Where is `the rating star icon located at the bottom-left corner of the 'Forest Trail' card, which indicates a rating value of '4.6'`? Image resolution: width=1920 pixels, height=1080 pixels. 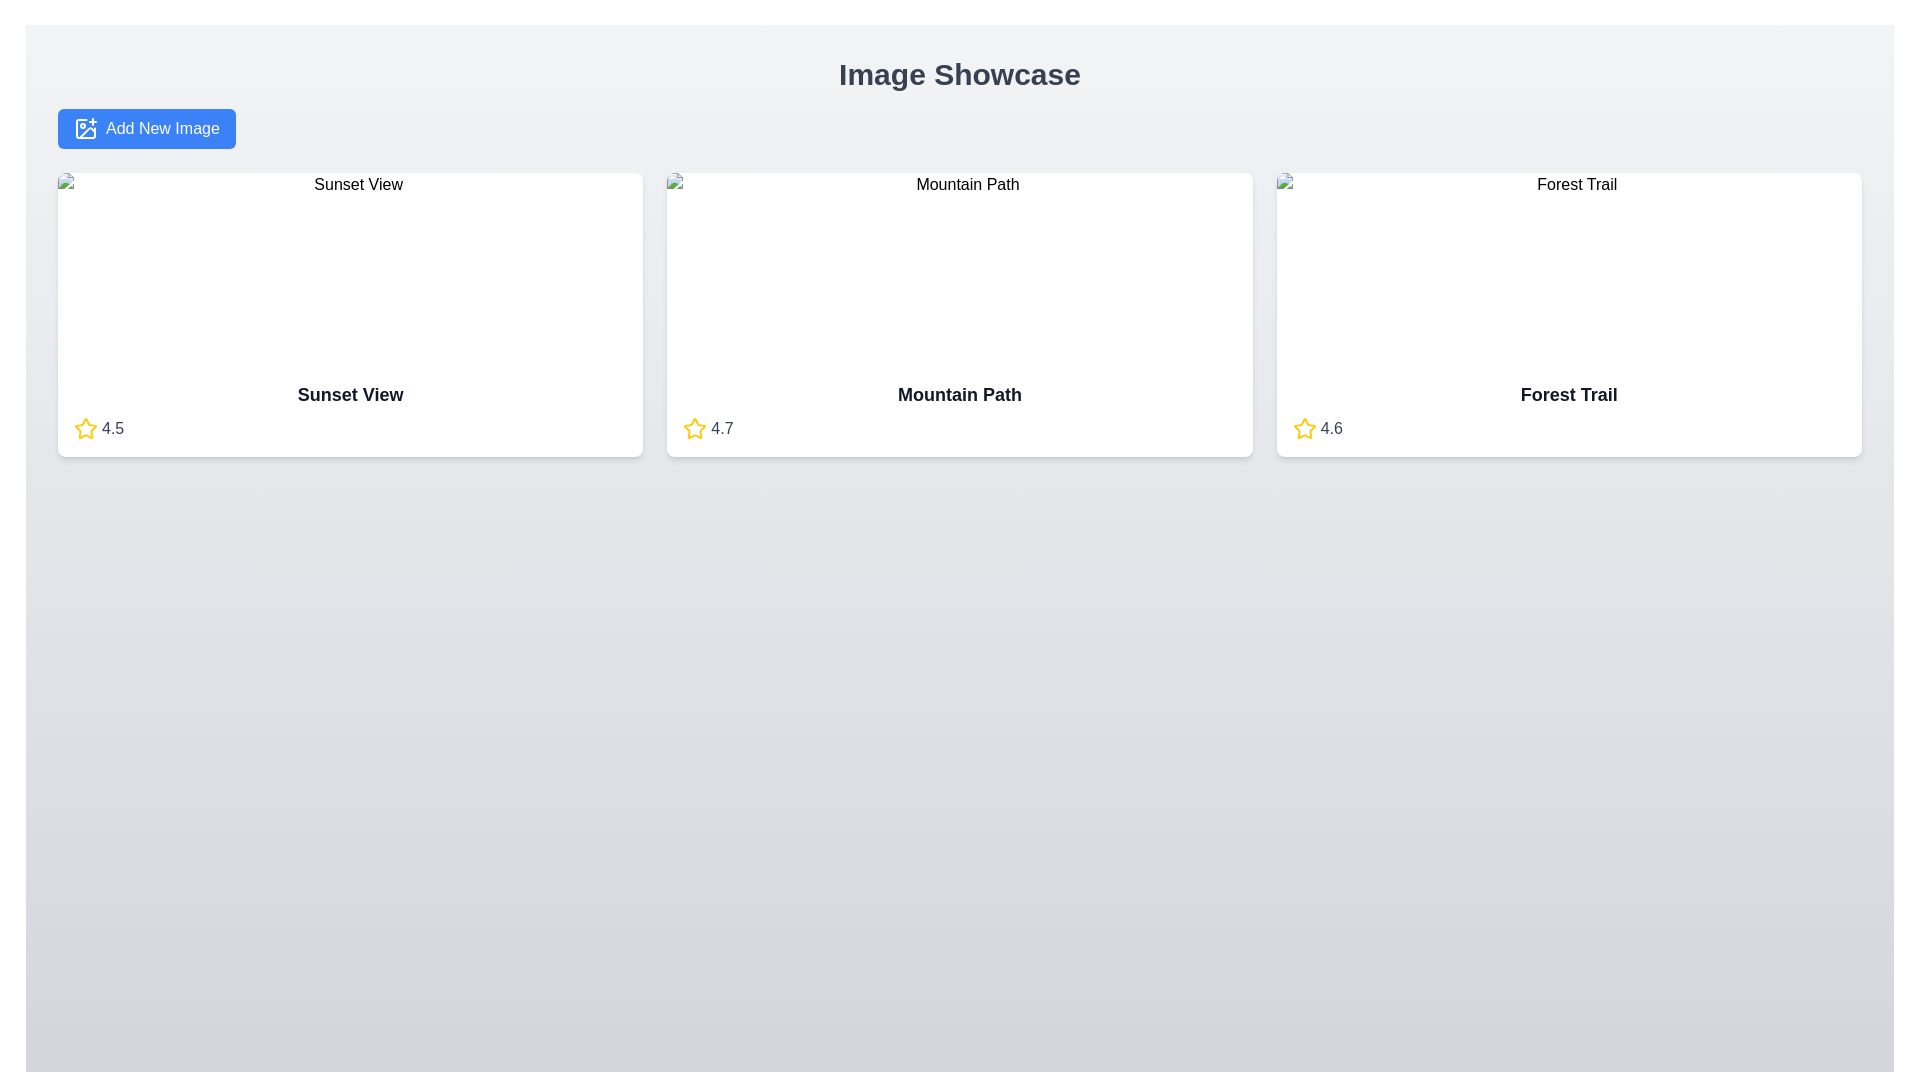
the rating star icon located at the bottom-left corner of the 'Forest Trail' card, which indicates a rating value of '4.6' is located at coordinates (1304, 427).